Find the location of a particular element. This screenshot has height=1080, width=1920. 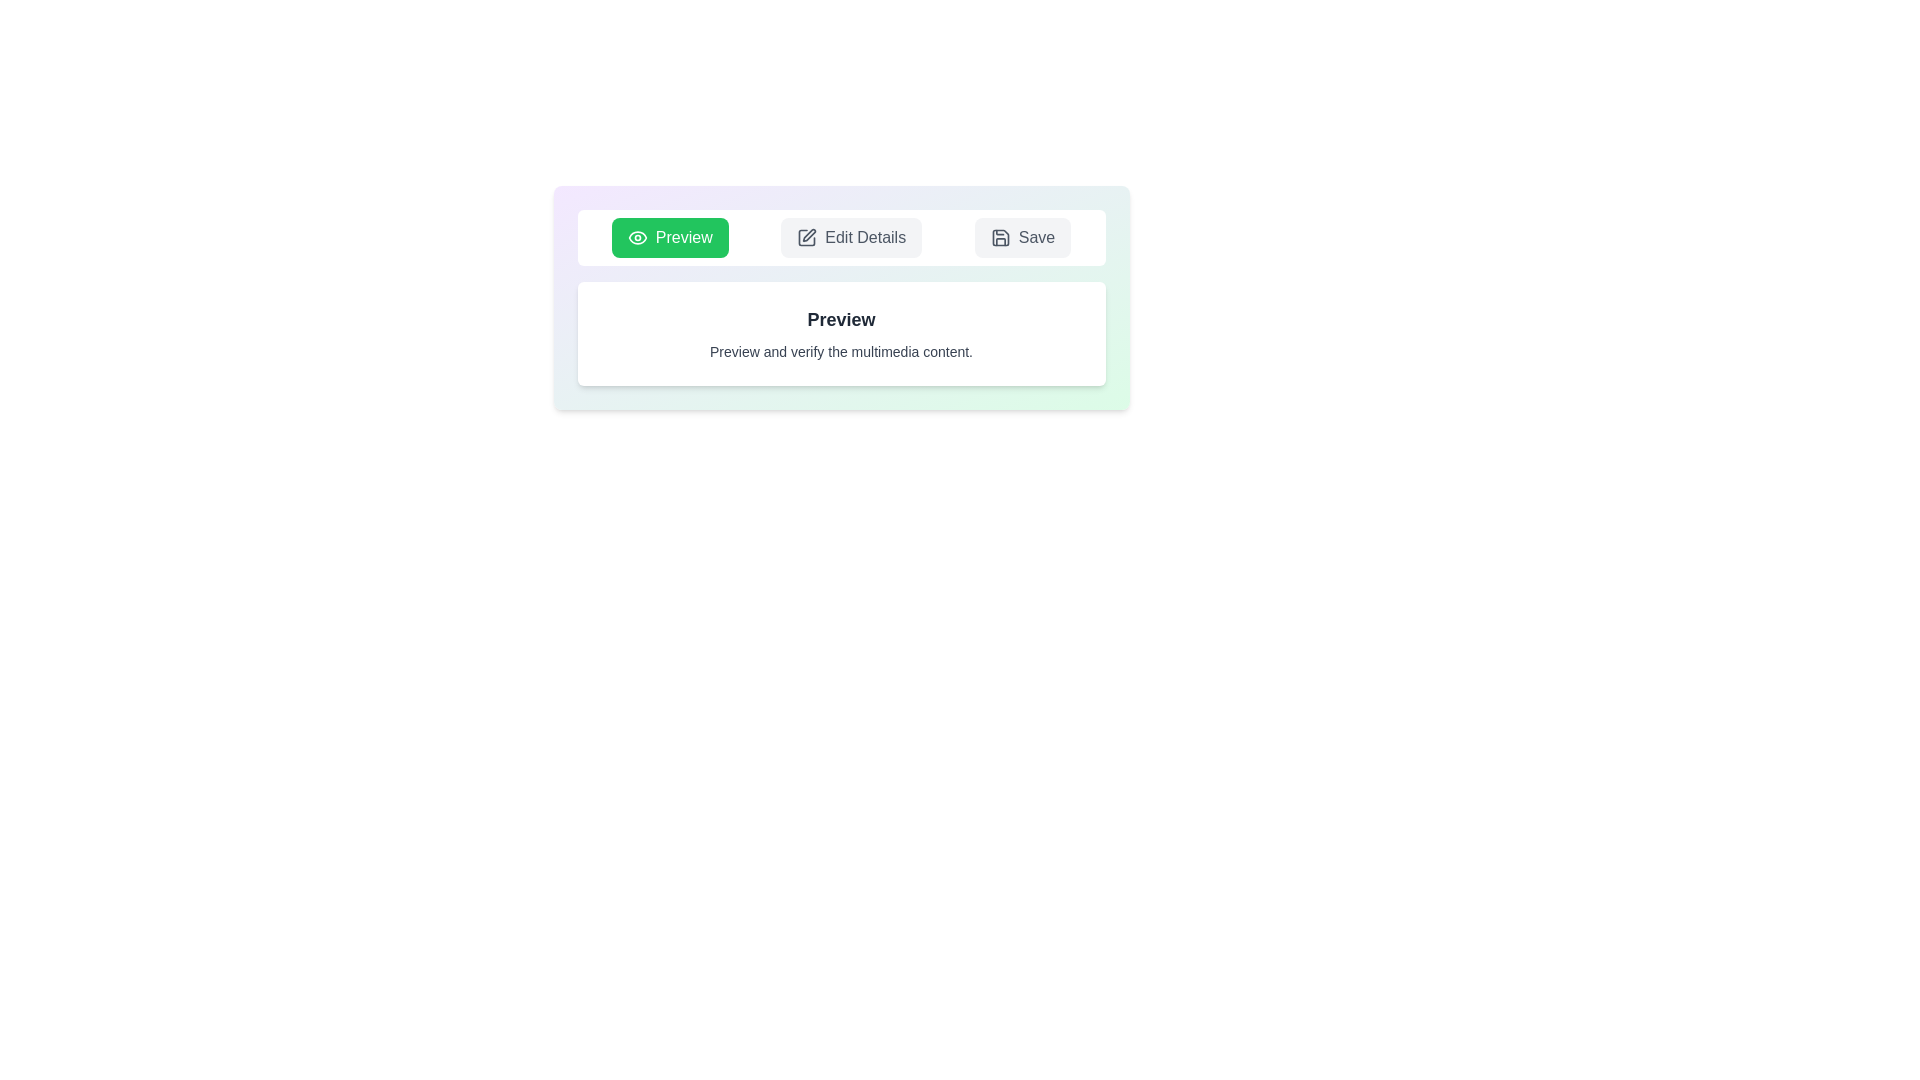

the tab corresponding to Preview is located at coordinates (670, 237).